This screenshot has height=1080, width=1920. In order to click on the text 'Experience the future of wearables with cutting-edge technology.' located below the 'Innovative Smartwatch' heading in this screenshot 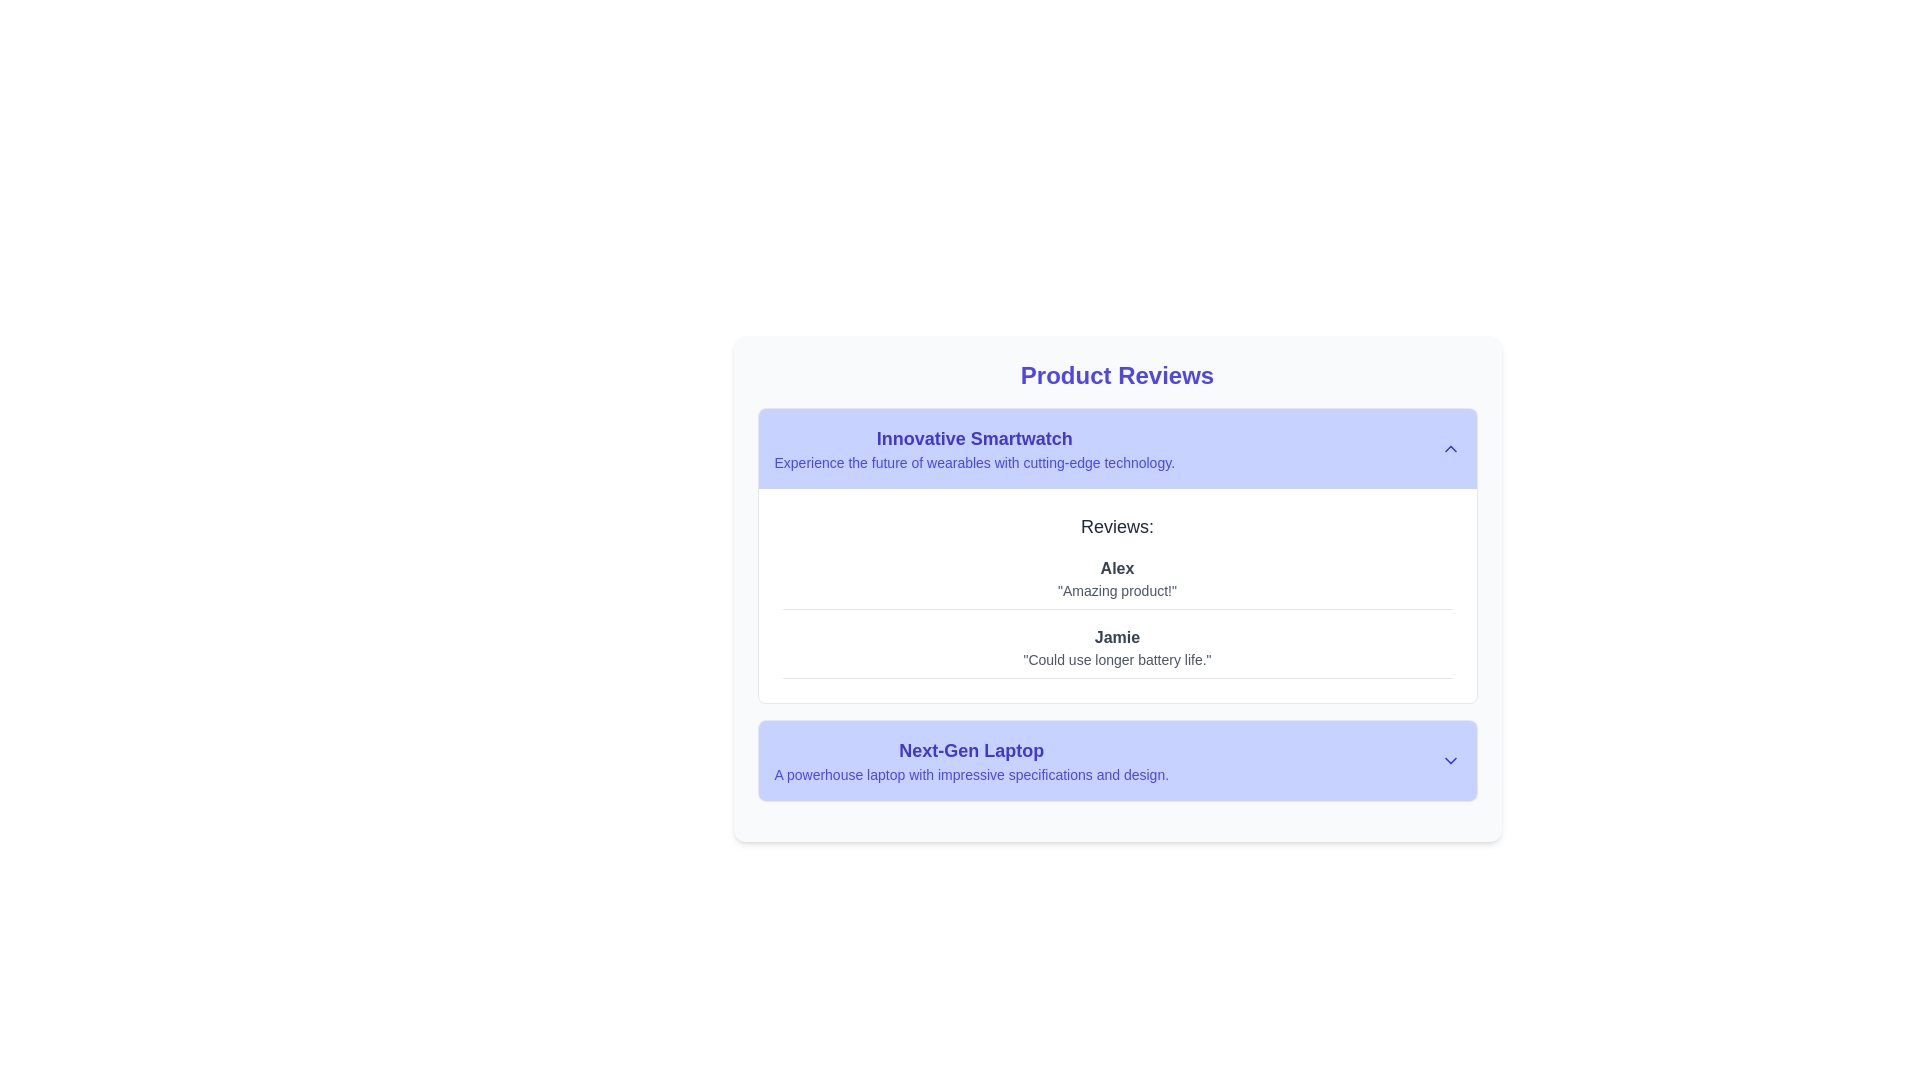, I will do `click(974, 462)`.